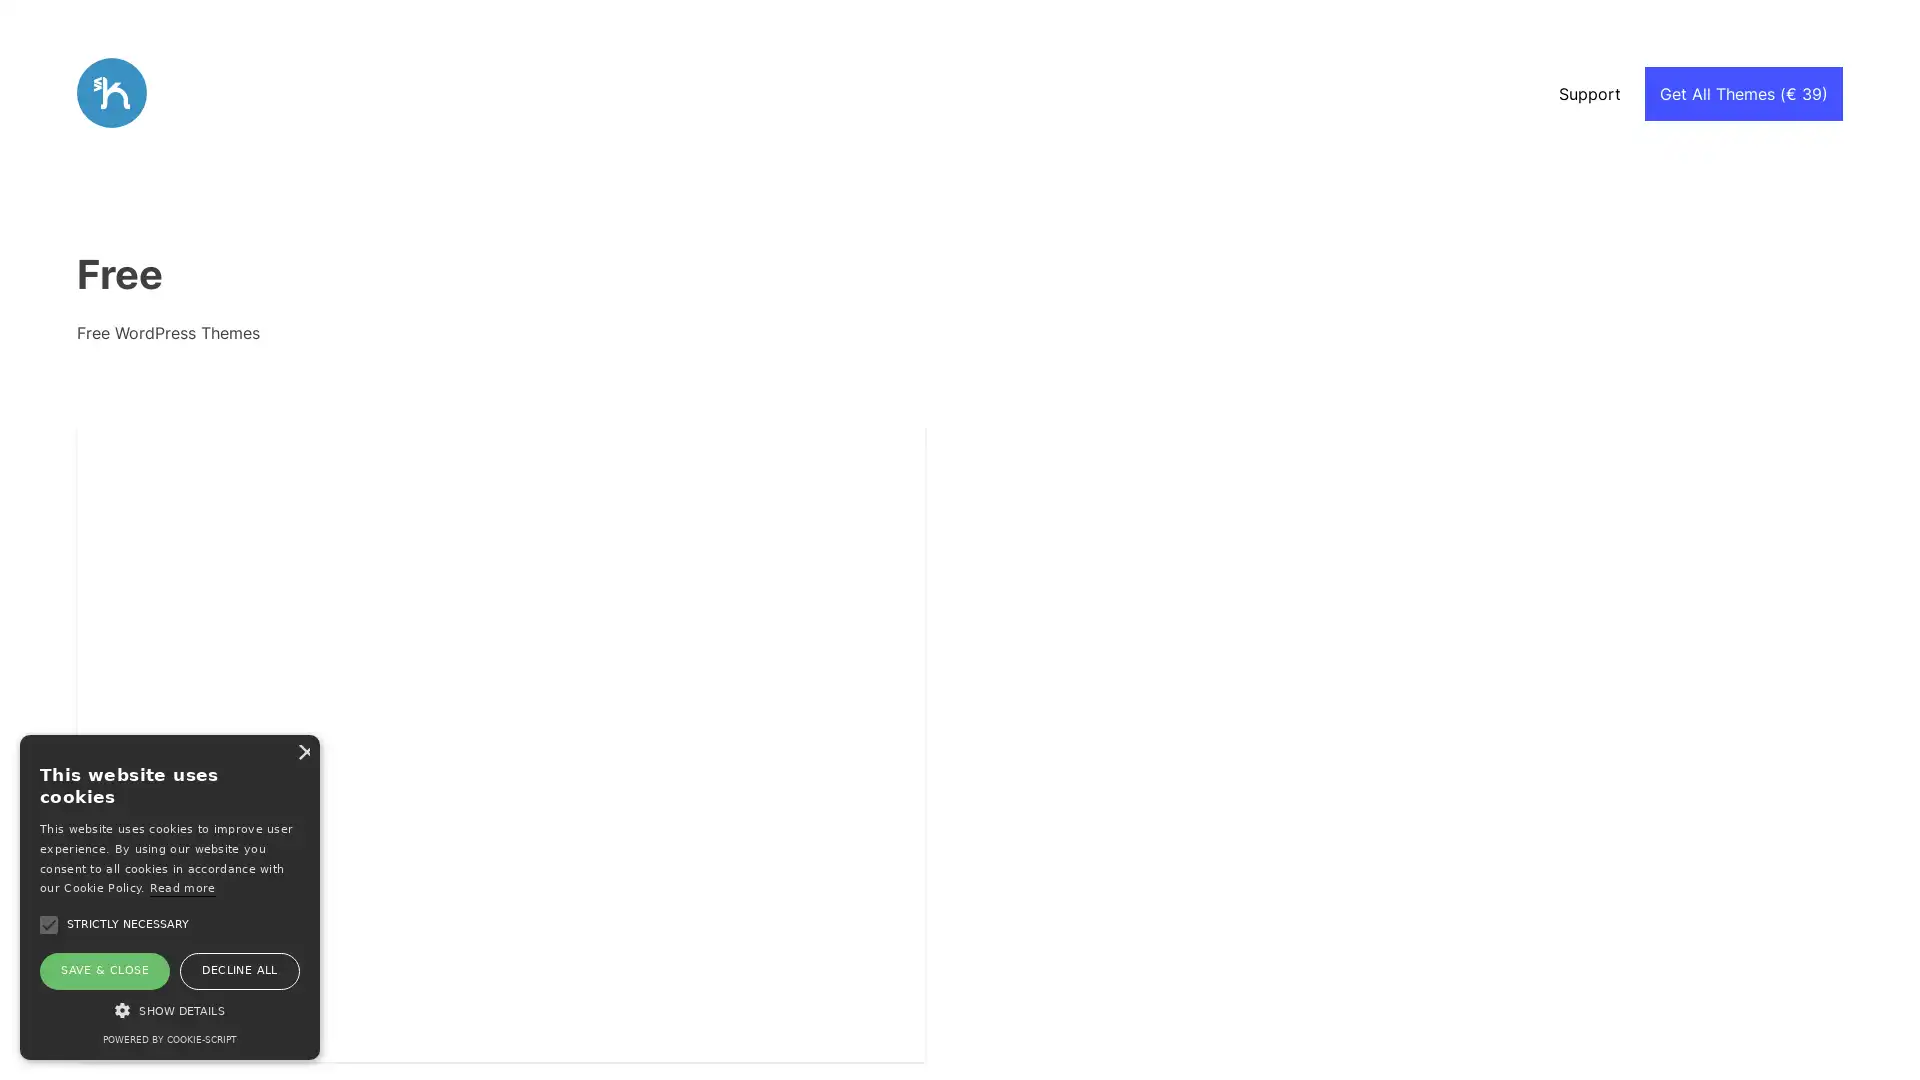 This screenshot has width=1920, height=1080. I want to click on SHOW DETAILS, so click(169, 1009).